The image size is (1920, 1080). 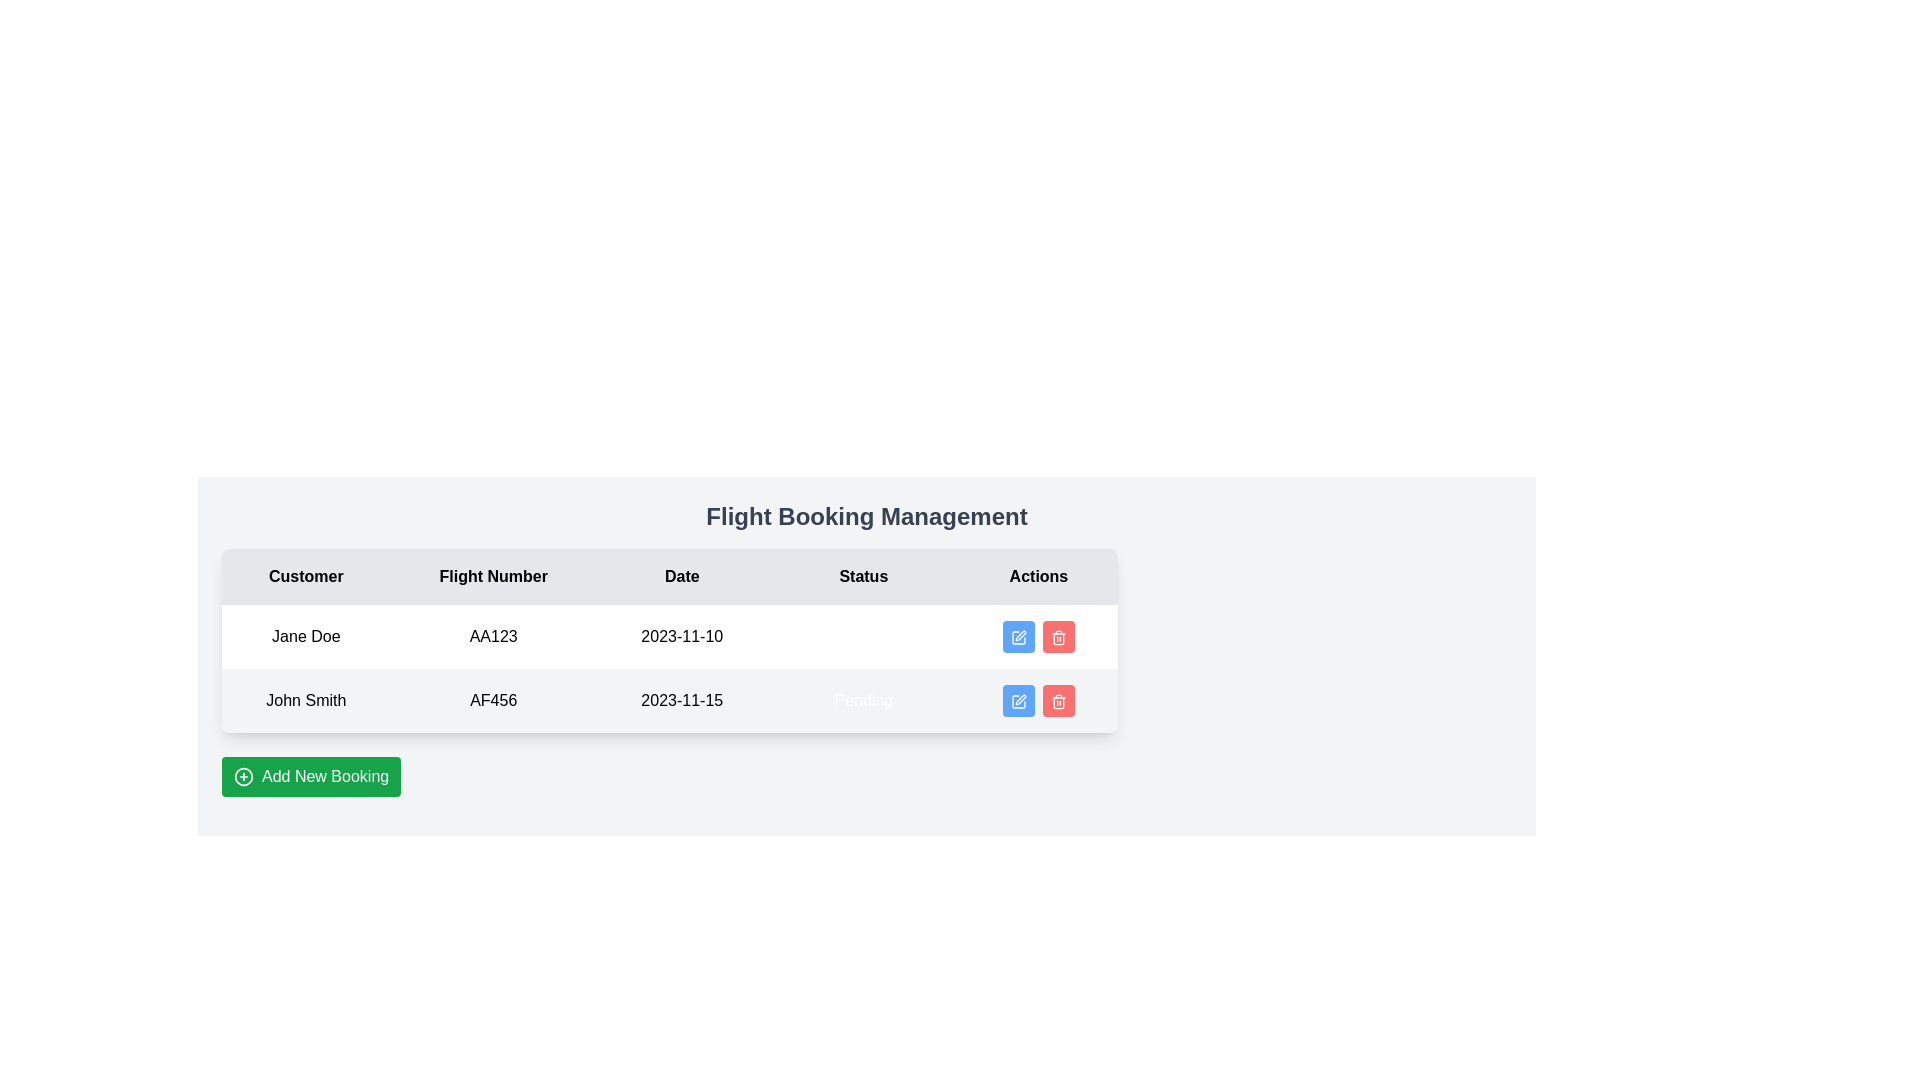 What do you see at coordinates (305, 577) in the screenshot?
I see `'Customer' label, which is the first text label in the table layout, displayed in a simple, bold font against a light gray background` at bounding box center [305, 577].